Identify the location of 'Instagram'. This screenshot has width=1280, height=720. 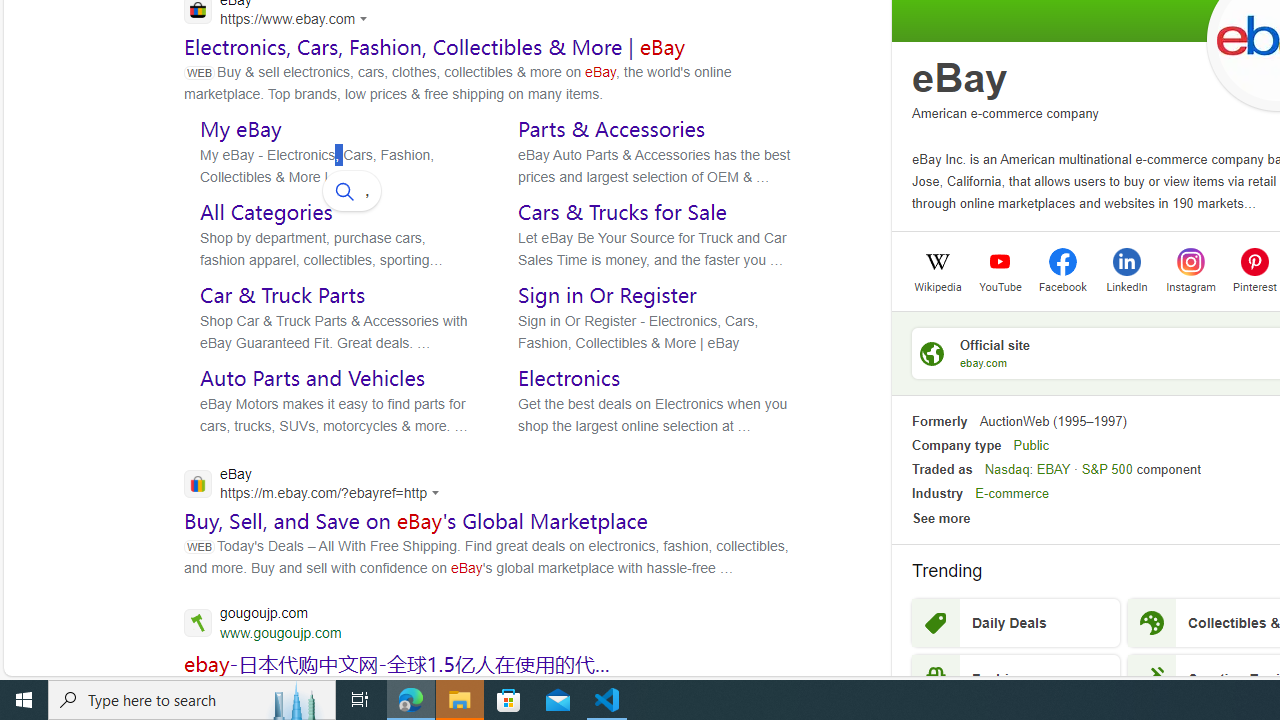
(1191, 285).